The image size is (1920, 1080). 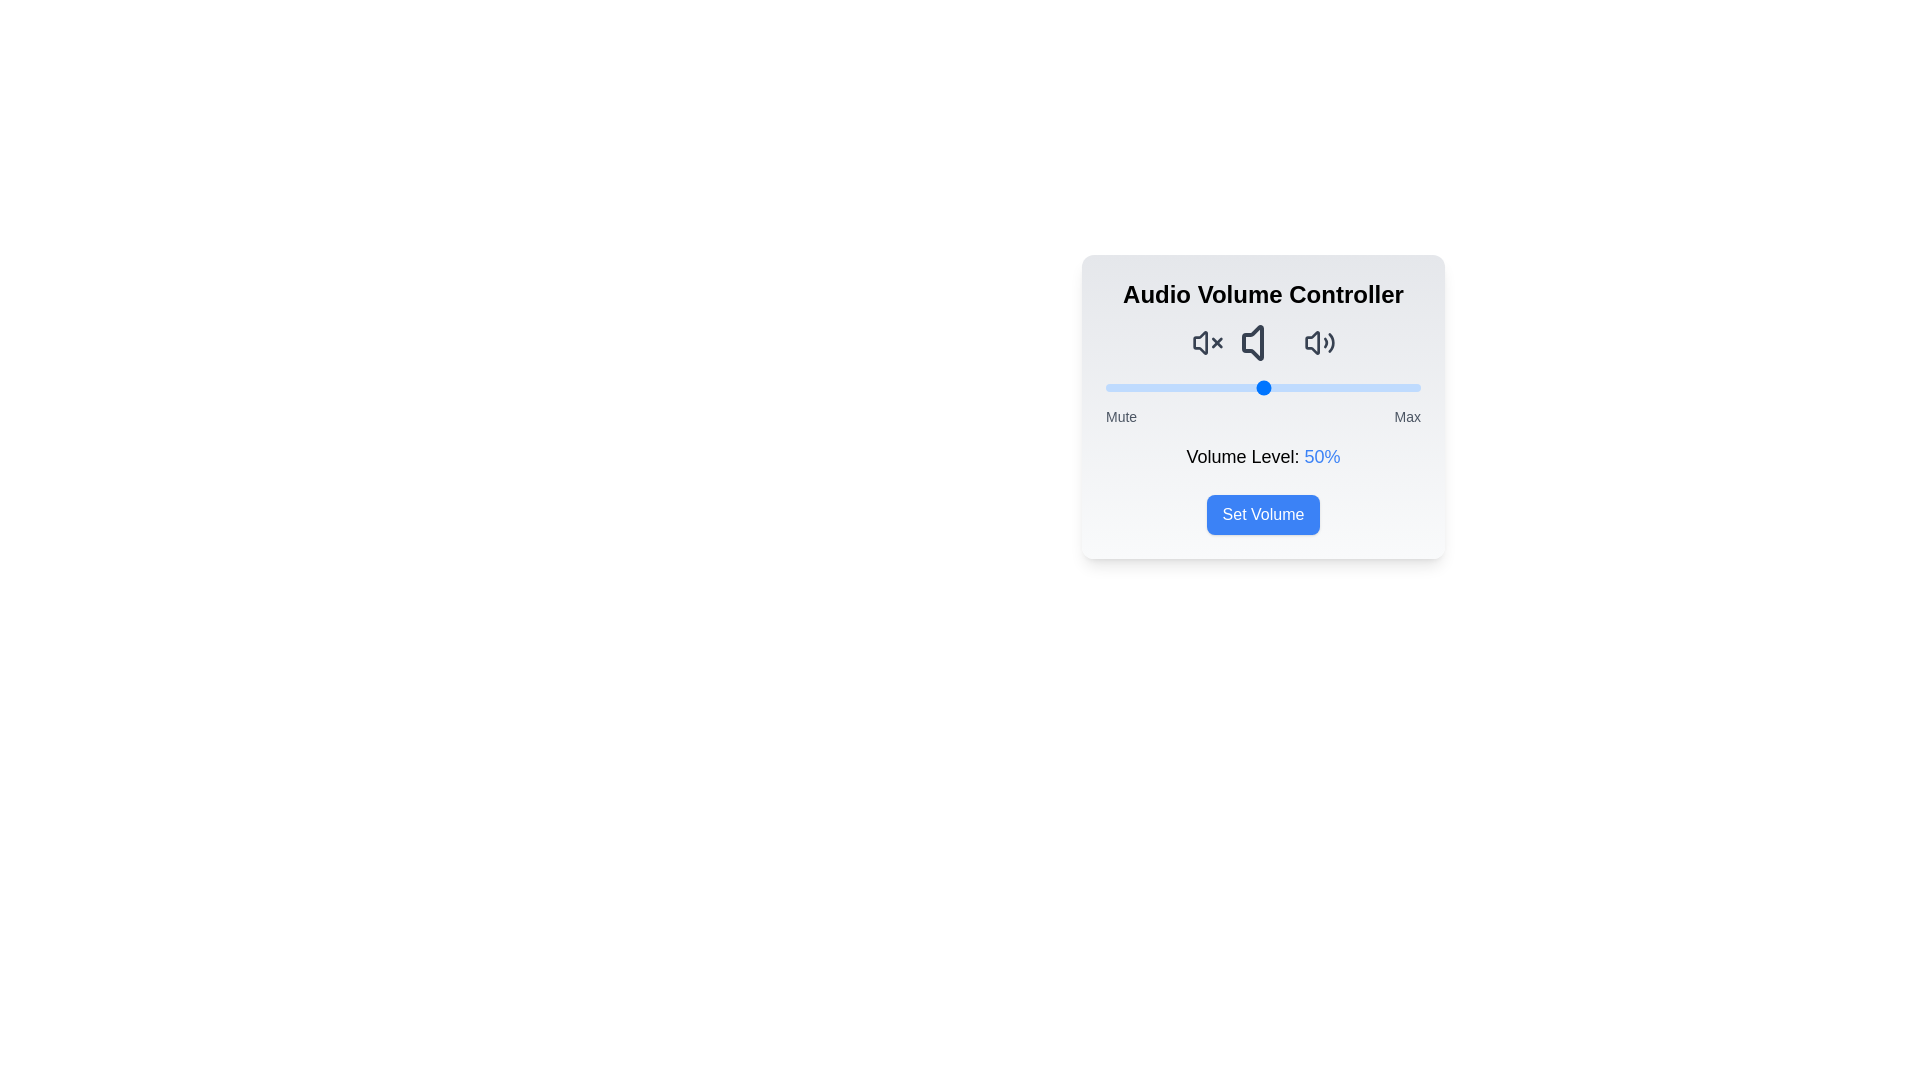 What do you see at coordinates (1262, 388) in the screenshot?
I see `the volume slider to 50%` at bounding box center [1262, 388].